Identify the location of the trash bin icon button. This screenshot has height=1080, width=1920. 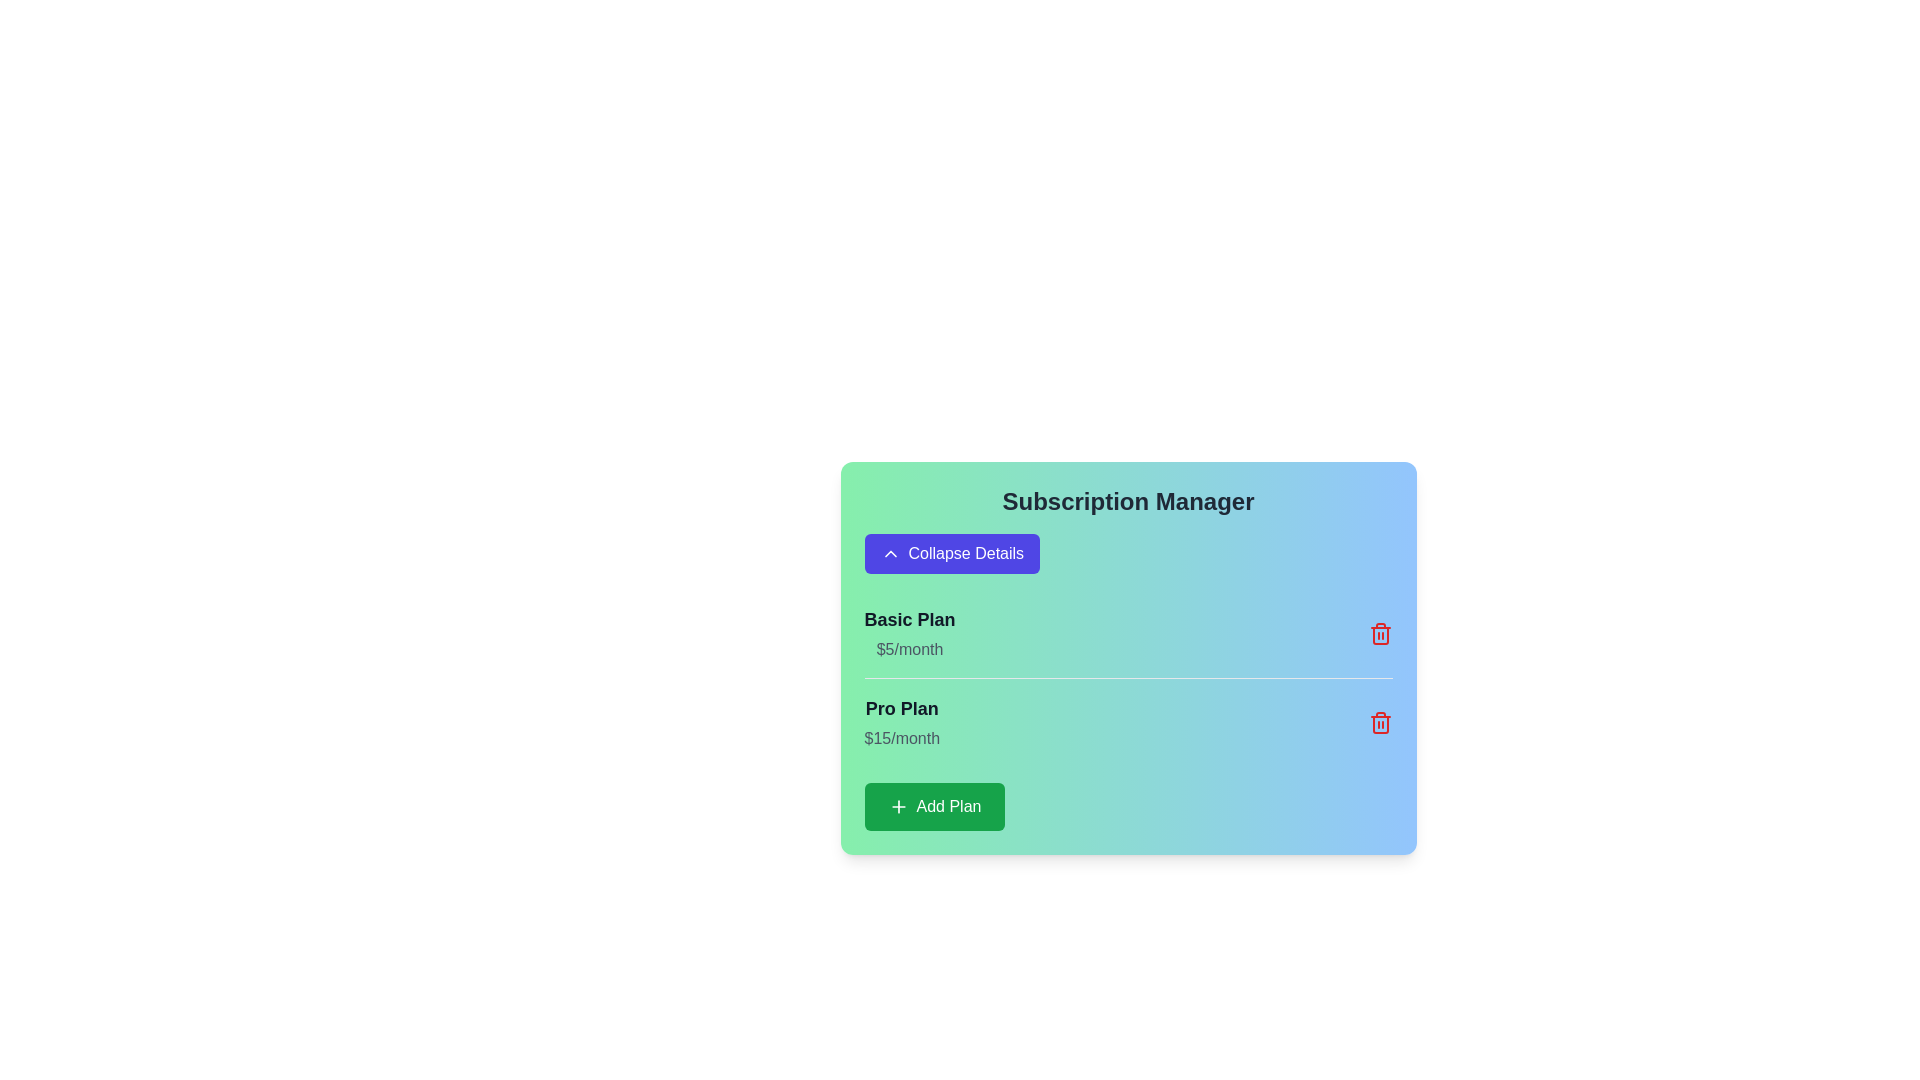
(1379, 725).